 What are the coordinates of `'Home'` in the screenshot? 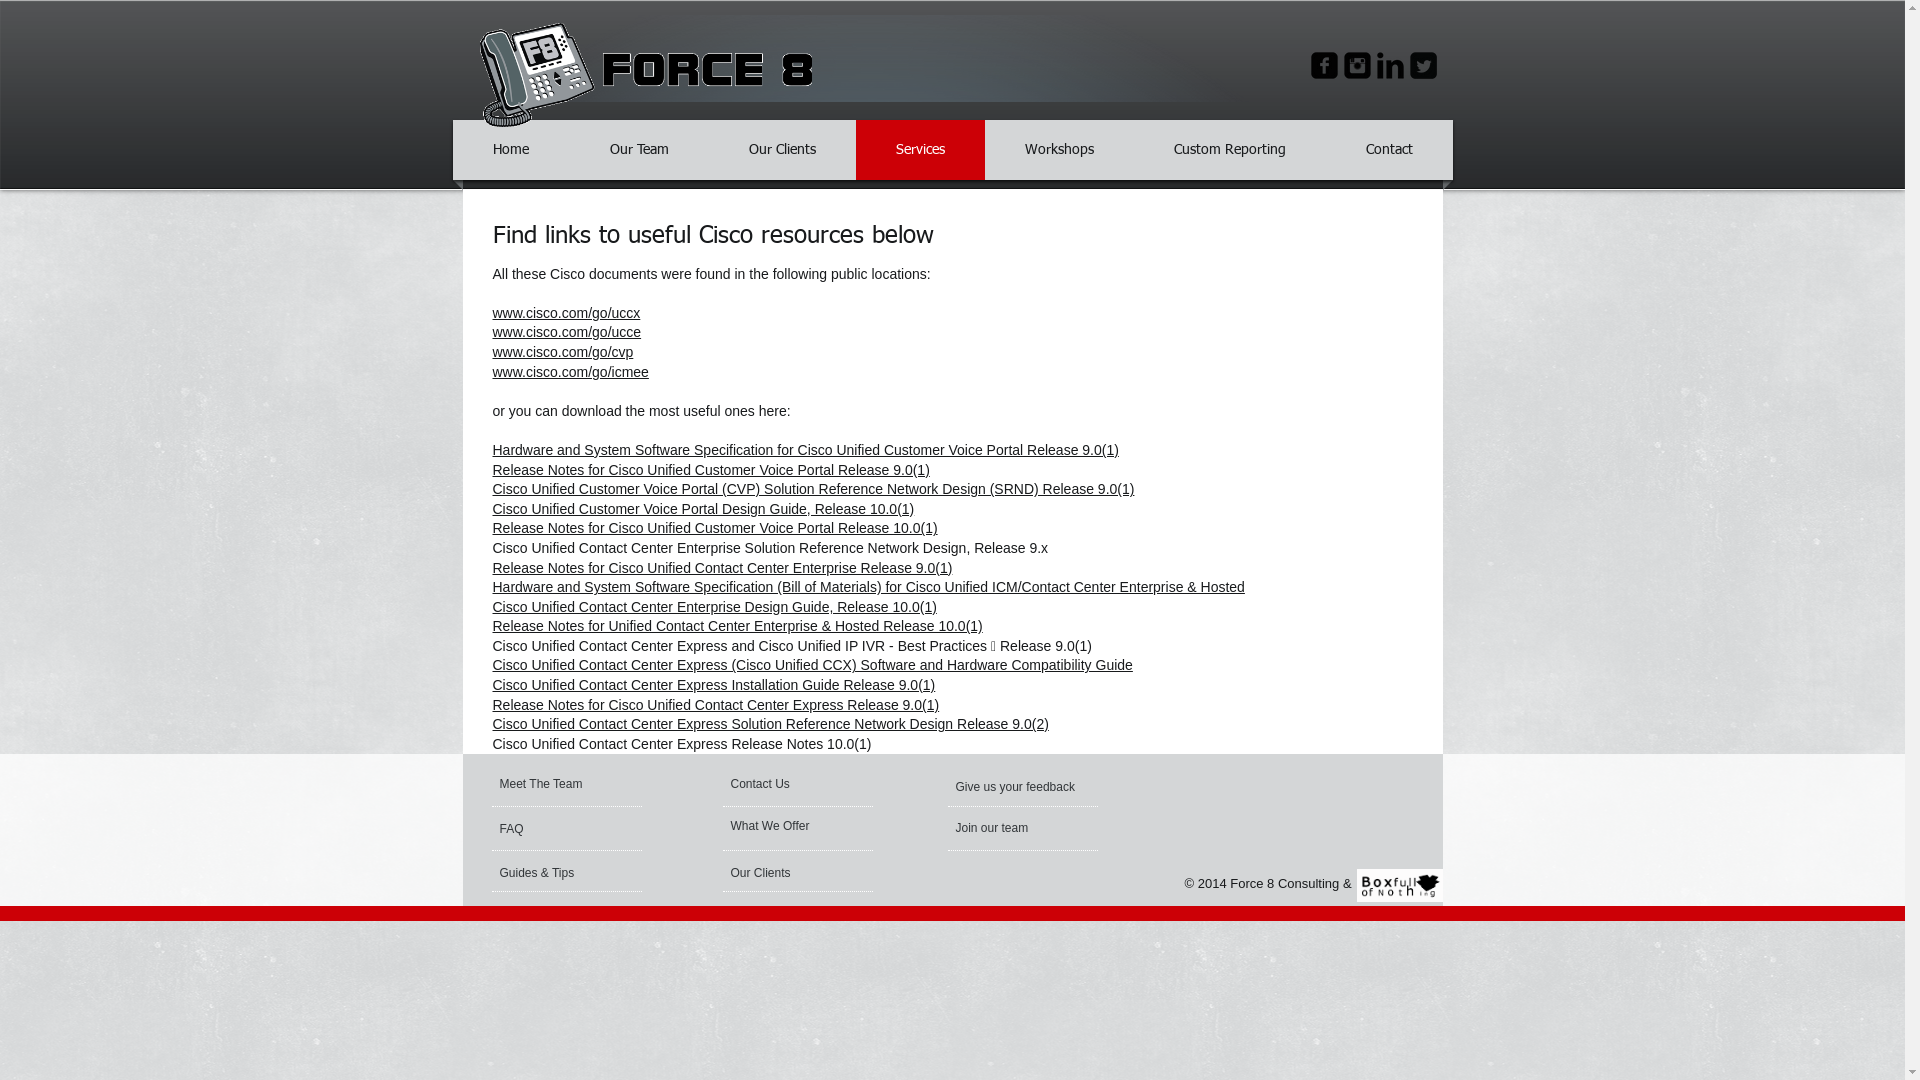 It's located at (511, 149).